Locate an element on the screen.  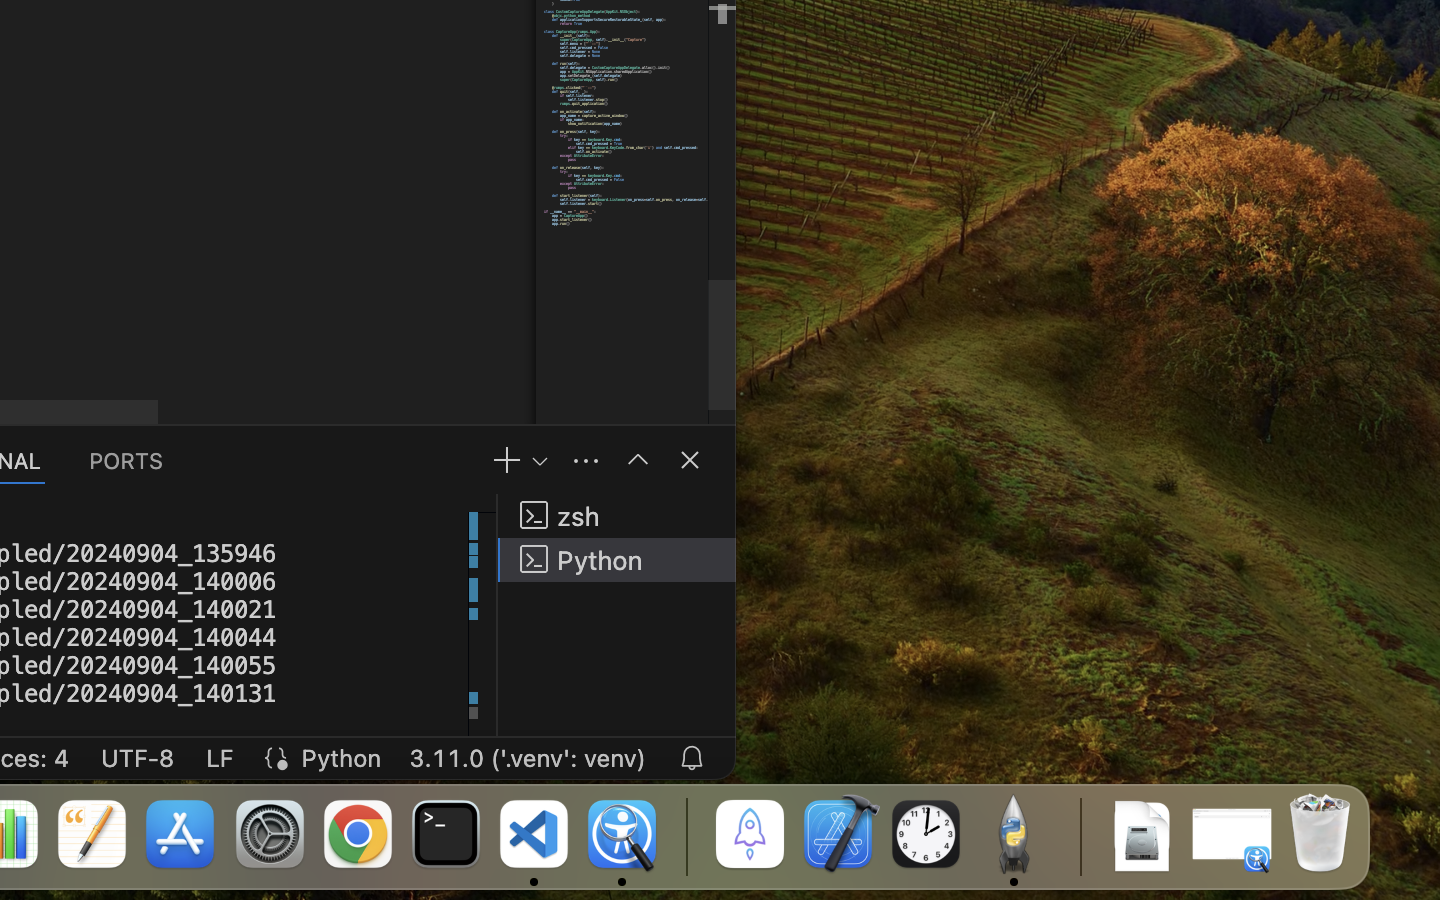
'0 PORTS' is located at coordinates (126, 458).